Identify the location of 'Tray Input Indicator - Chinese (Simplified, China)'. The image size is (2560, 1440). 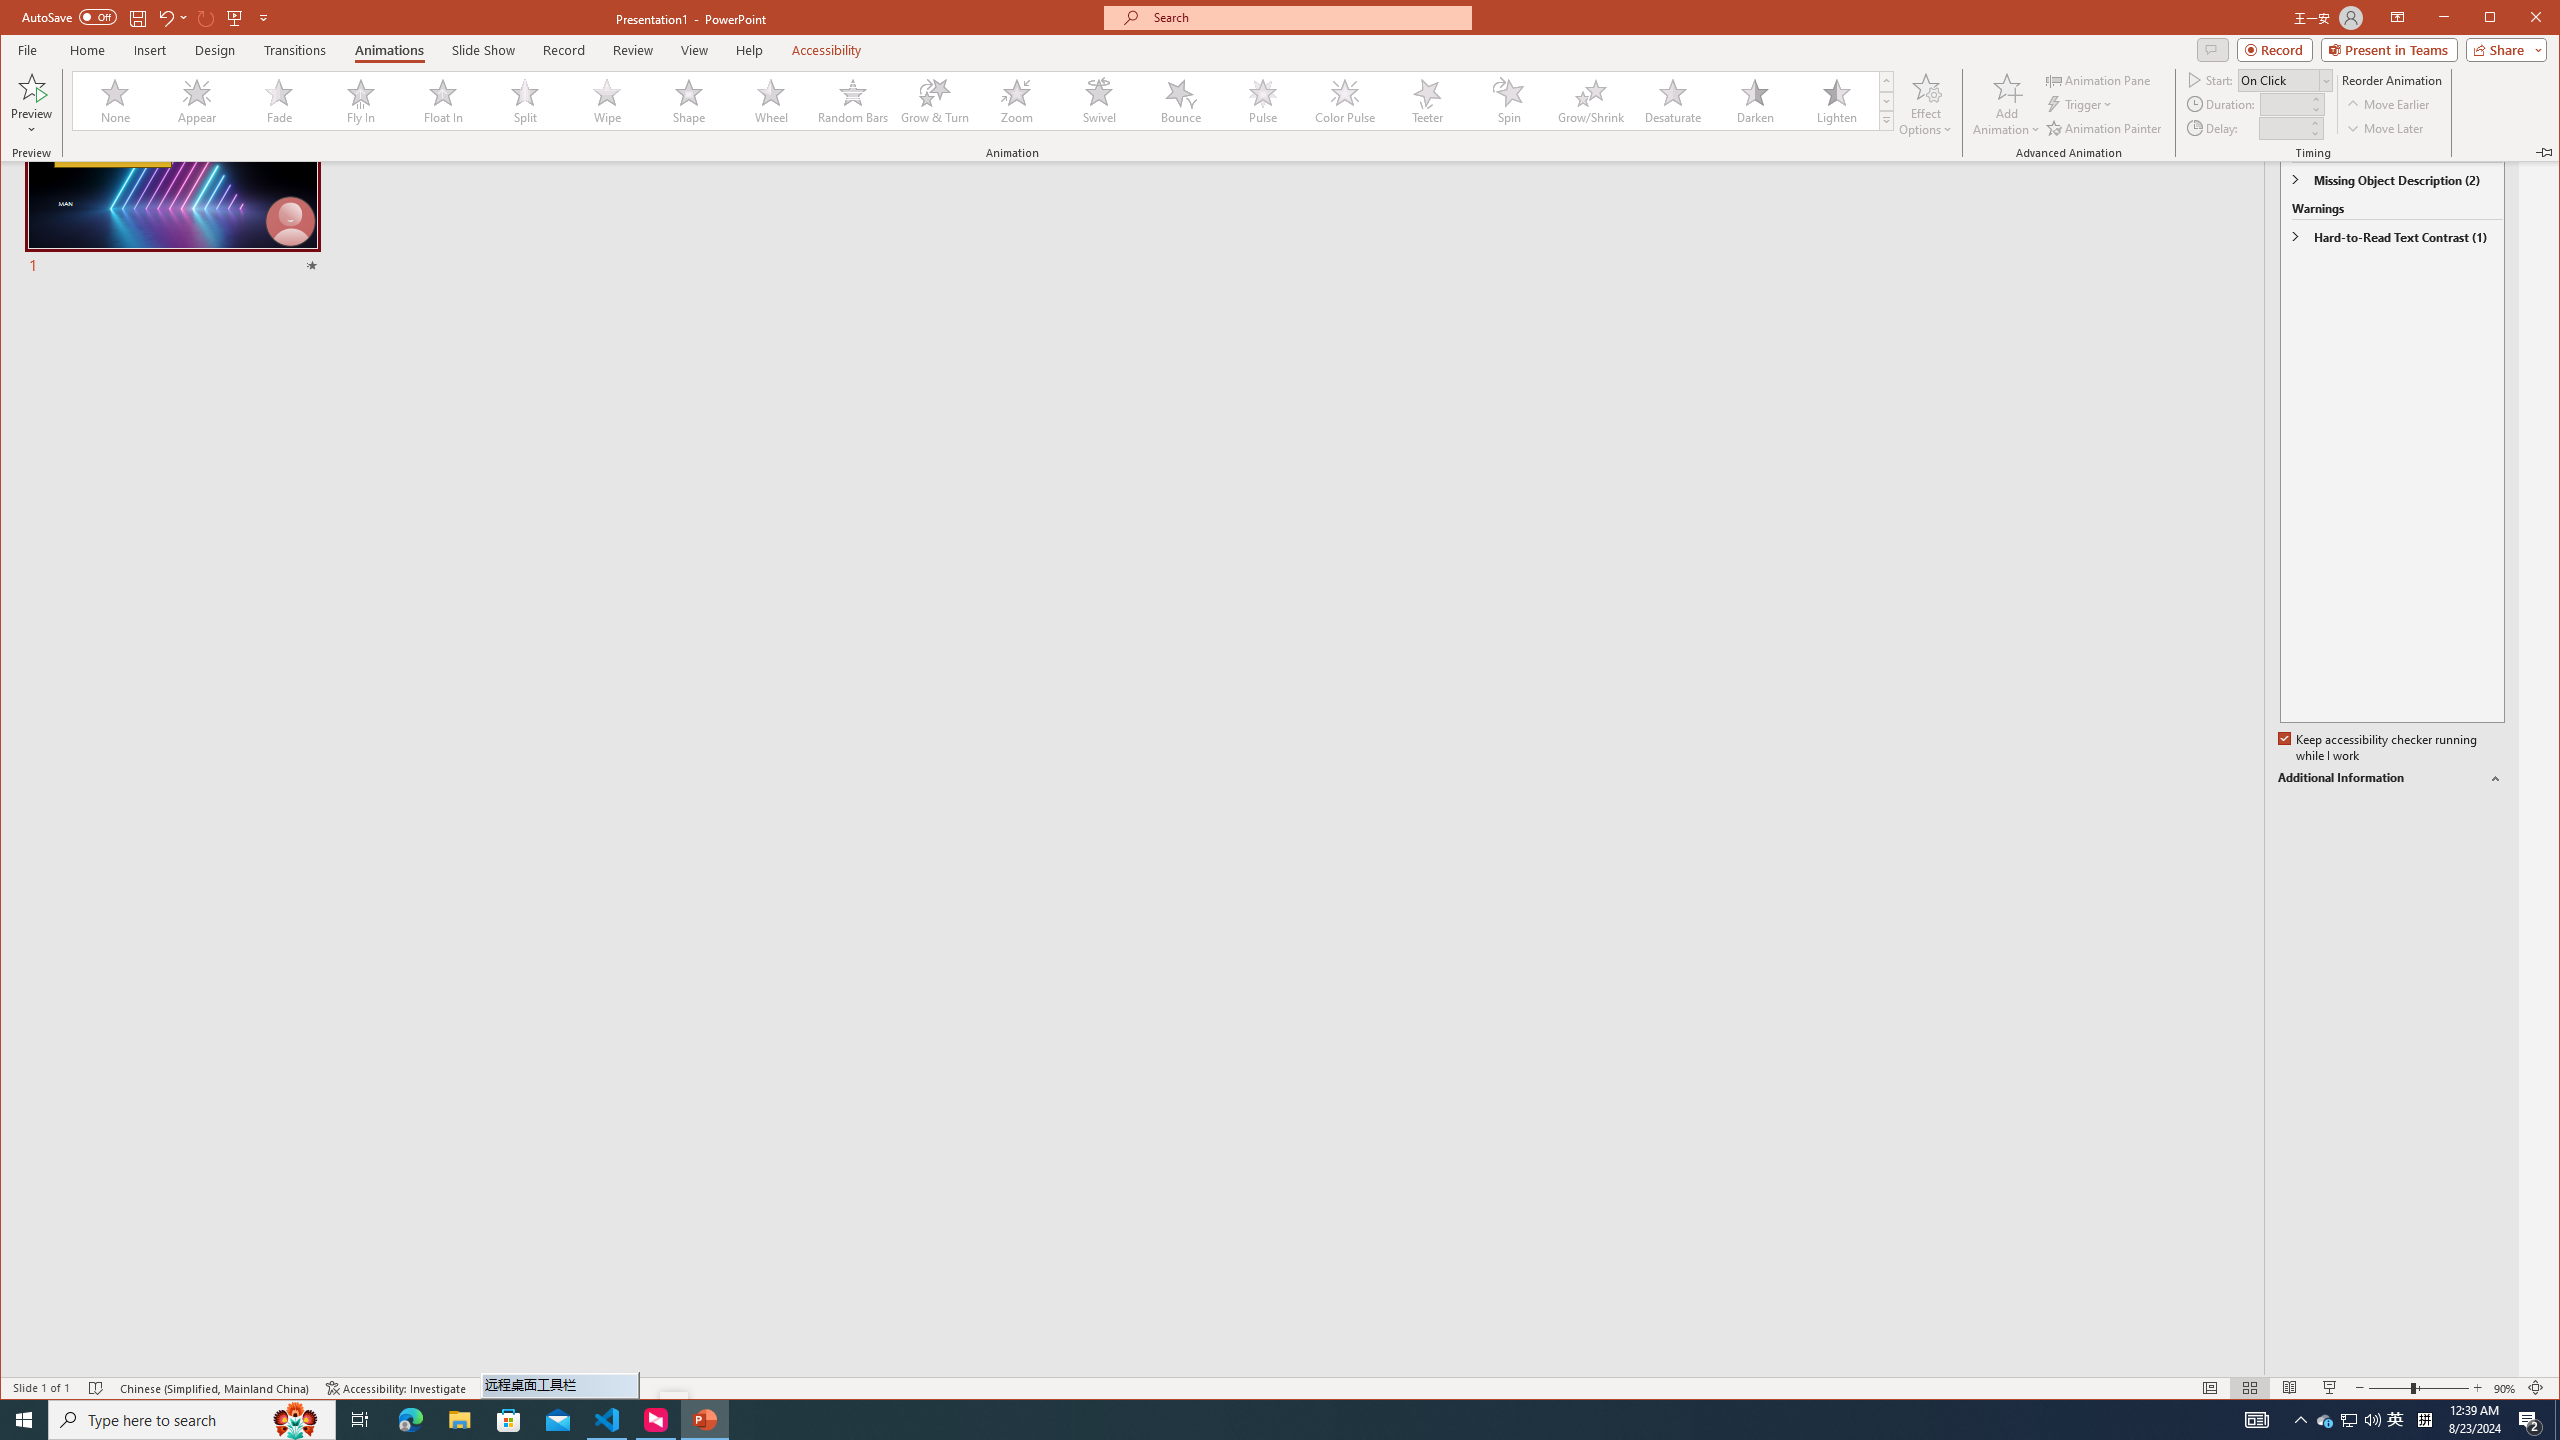
(2424, 1418).